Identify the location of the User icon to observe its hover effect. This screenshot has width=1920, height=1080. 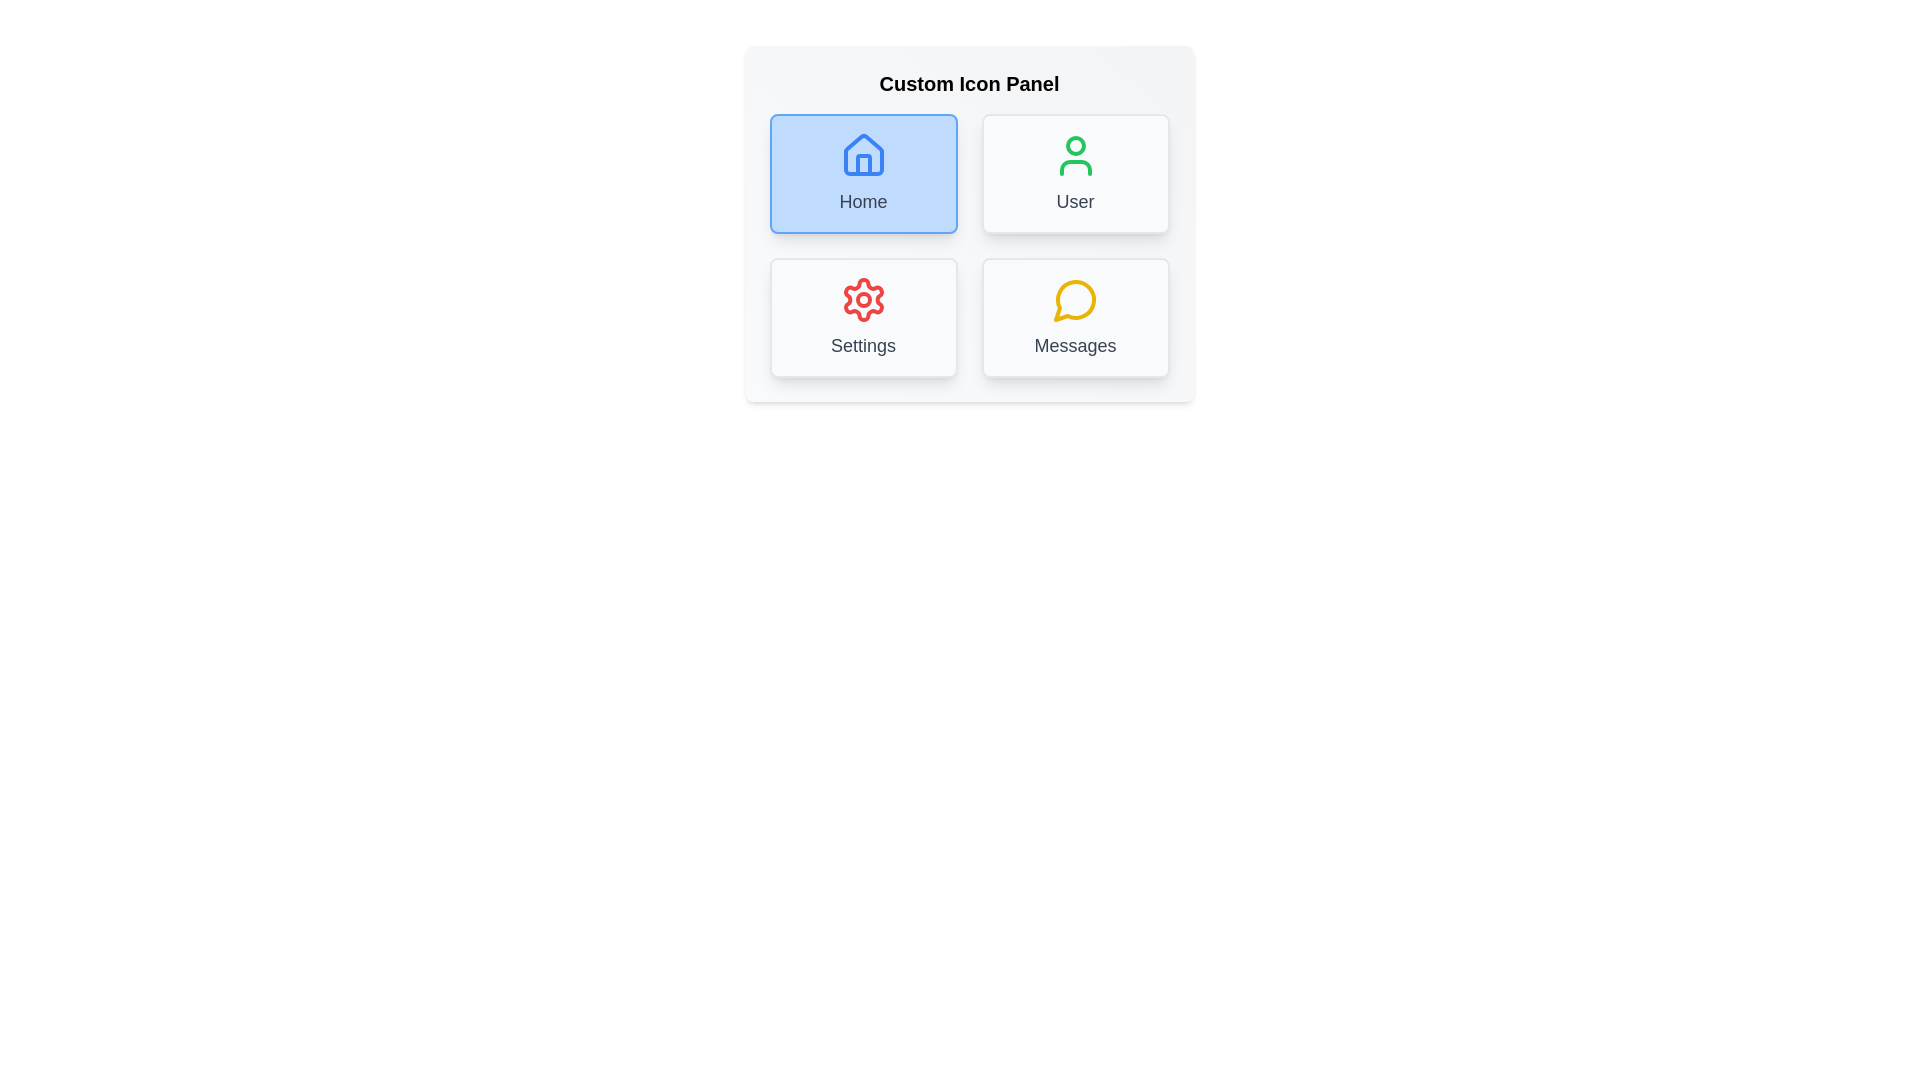
(1074, 172).